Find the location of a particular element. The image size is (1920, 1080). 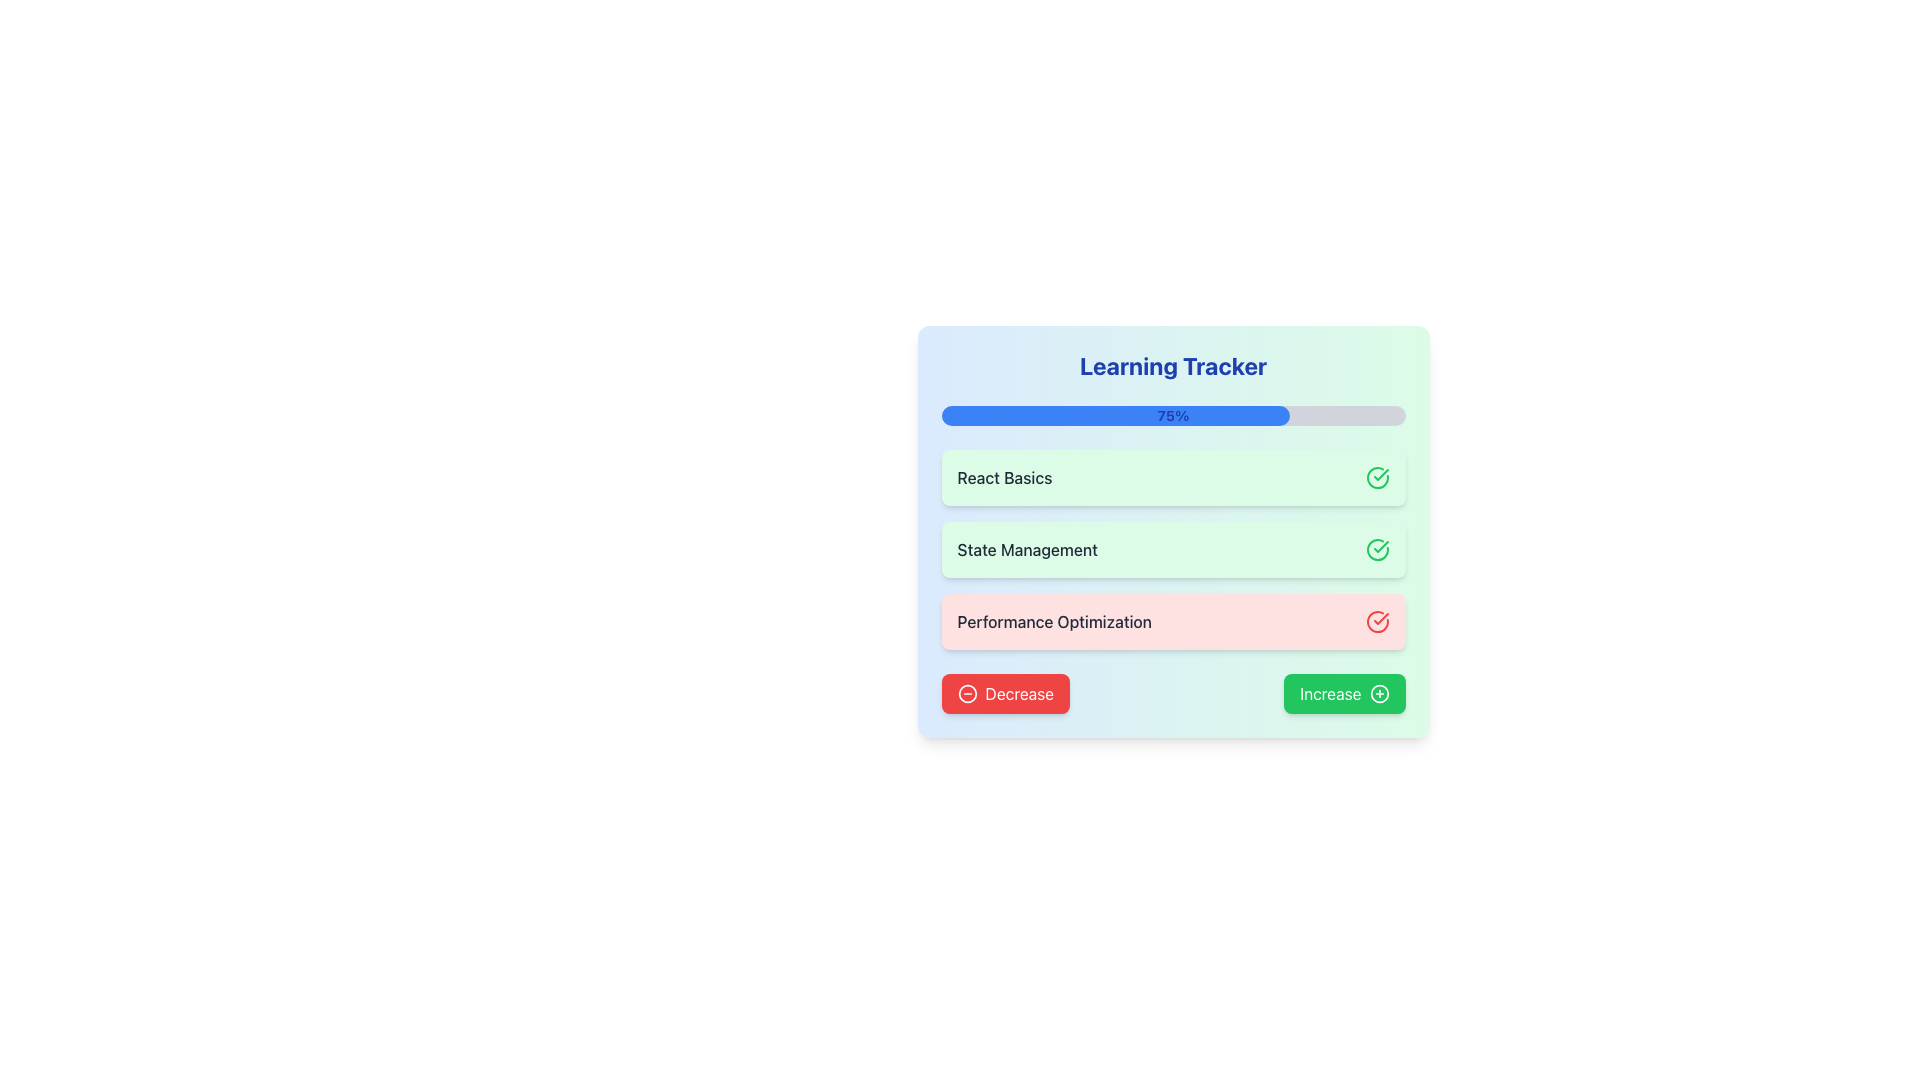

the decorative icon located on the right side of the 'Increase' button at the bottom-right of the Learning Tracker interface is located at coordinates (1378, 693).